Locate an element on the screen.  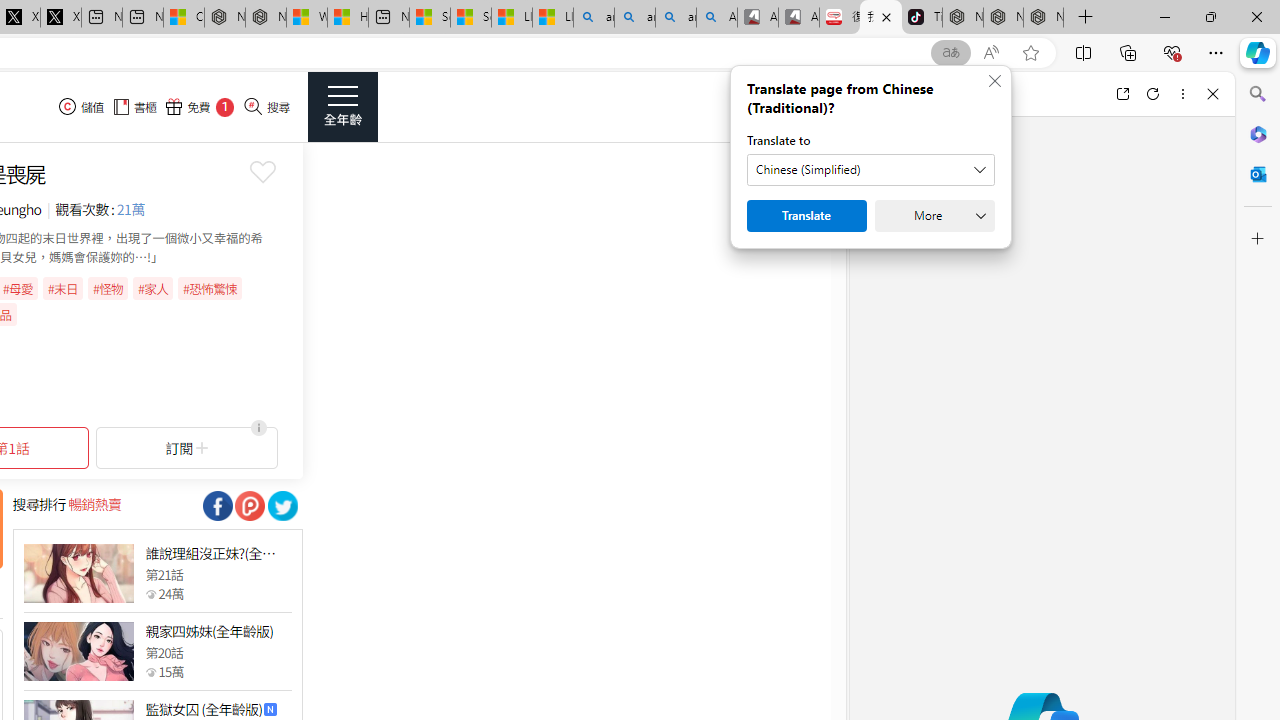
'Amazon Echo Robot - Search Images' is located at coordinates (717, 17).